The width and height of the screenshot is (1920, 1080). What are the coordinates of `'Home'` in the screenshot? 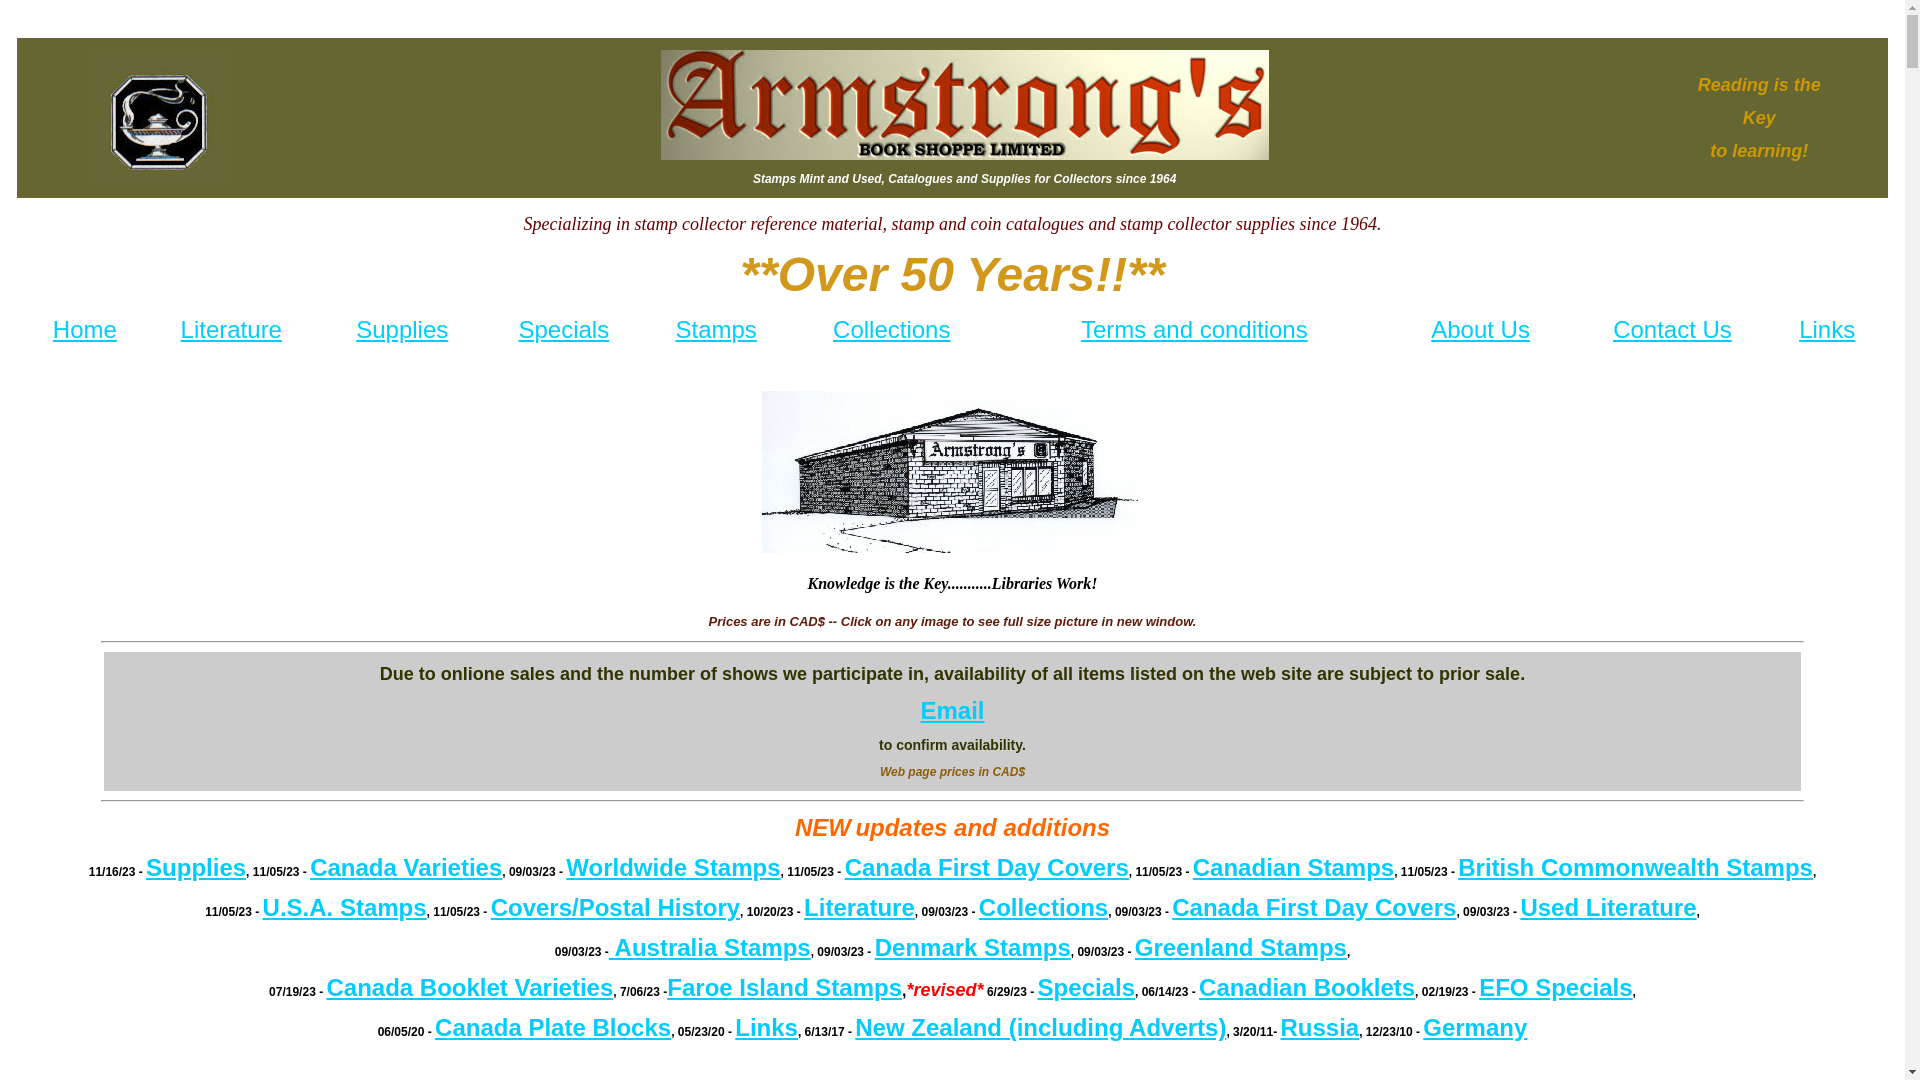 It's located at (84, 328).